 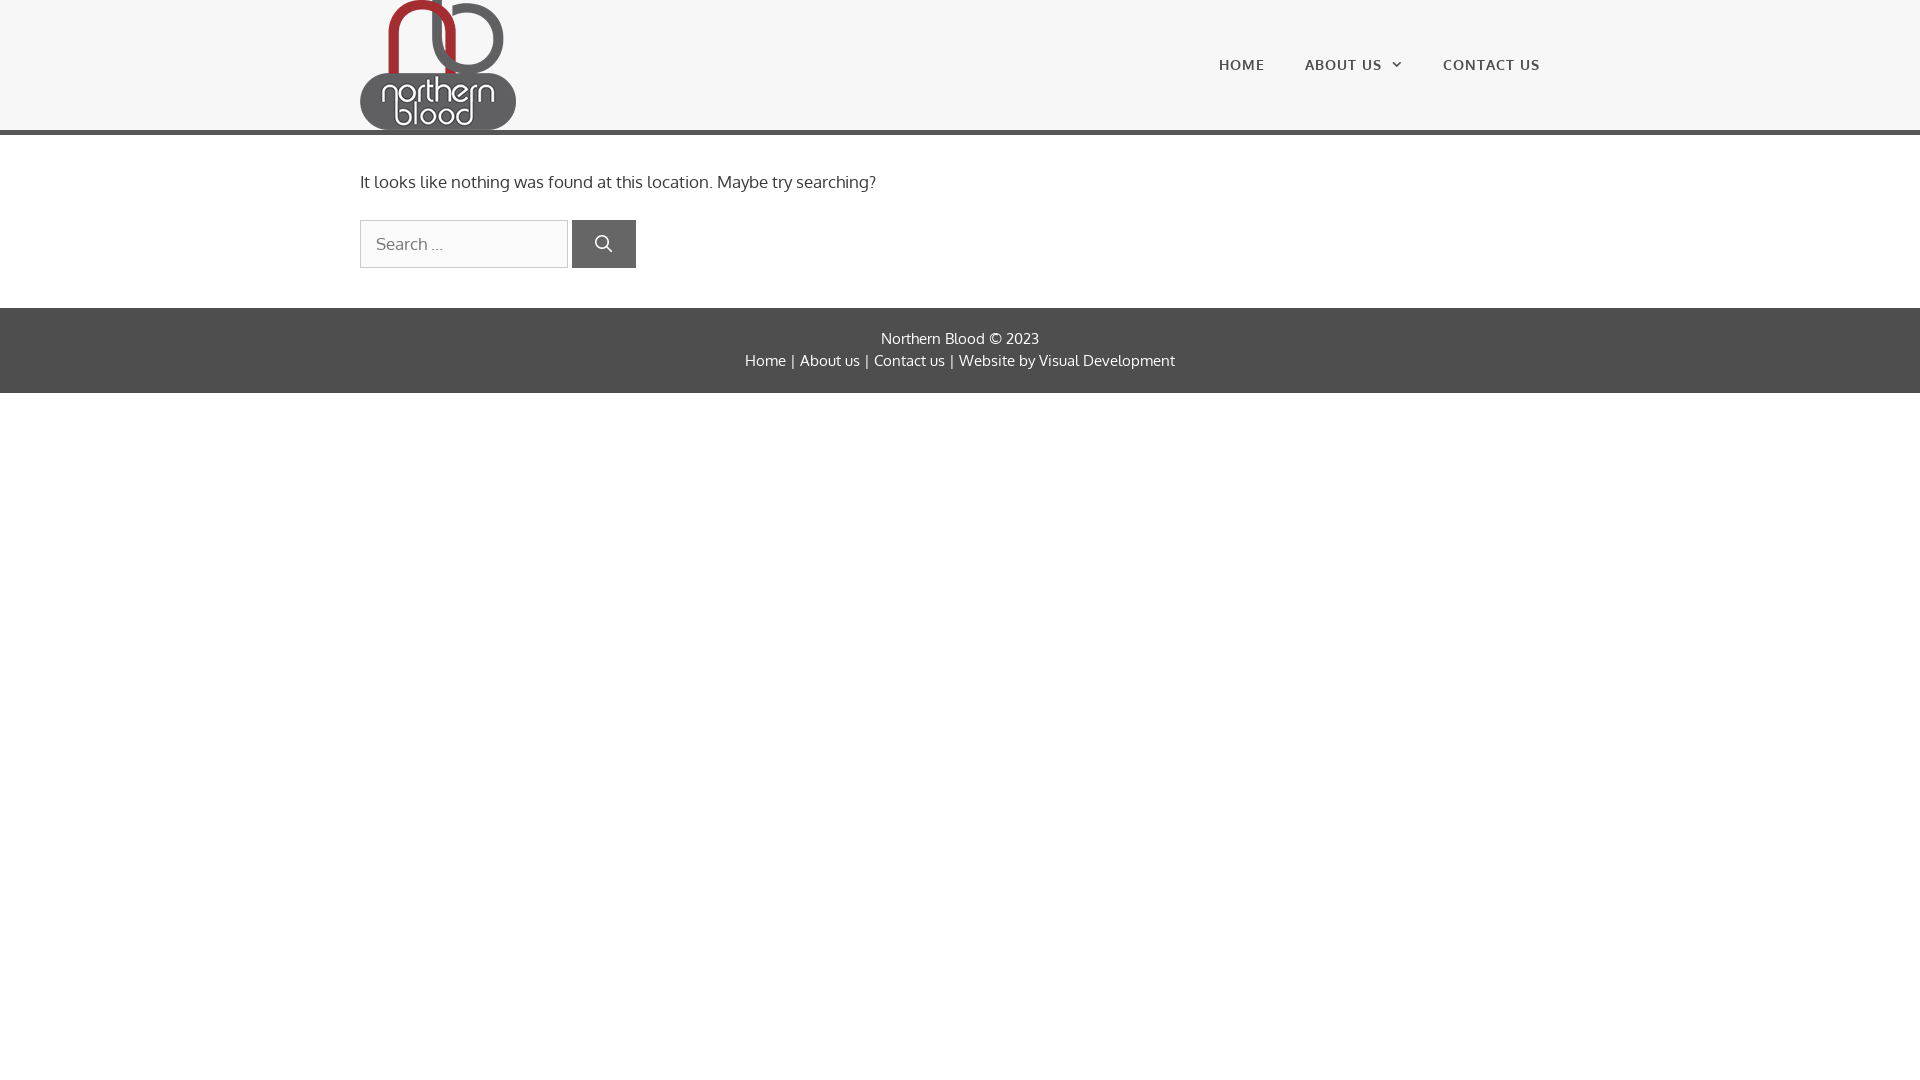 I want to click on 'HOME', so click(x=1241, y=64).